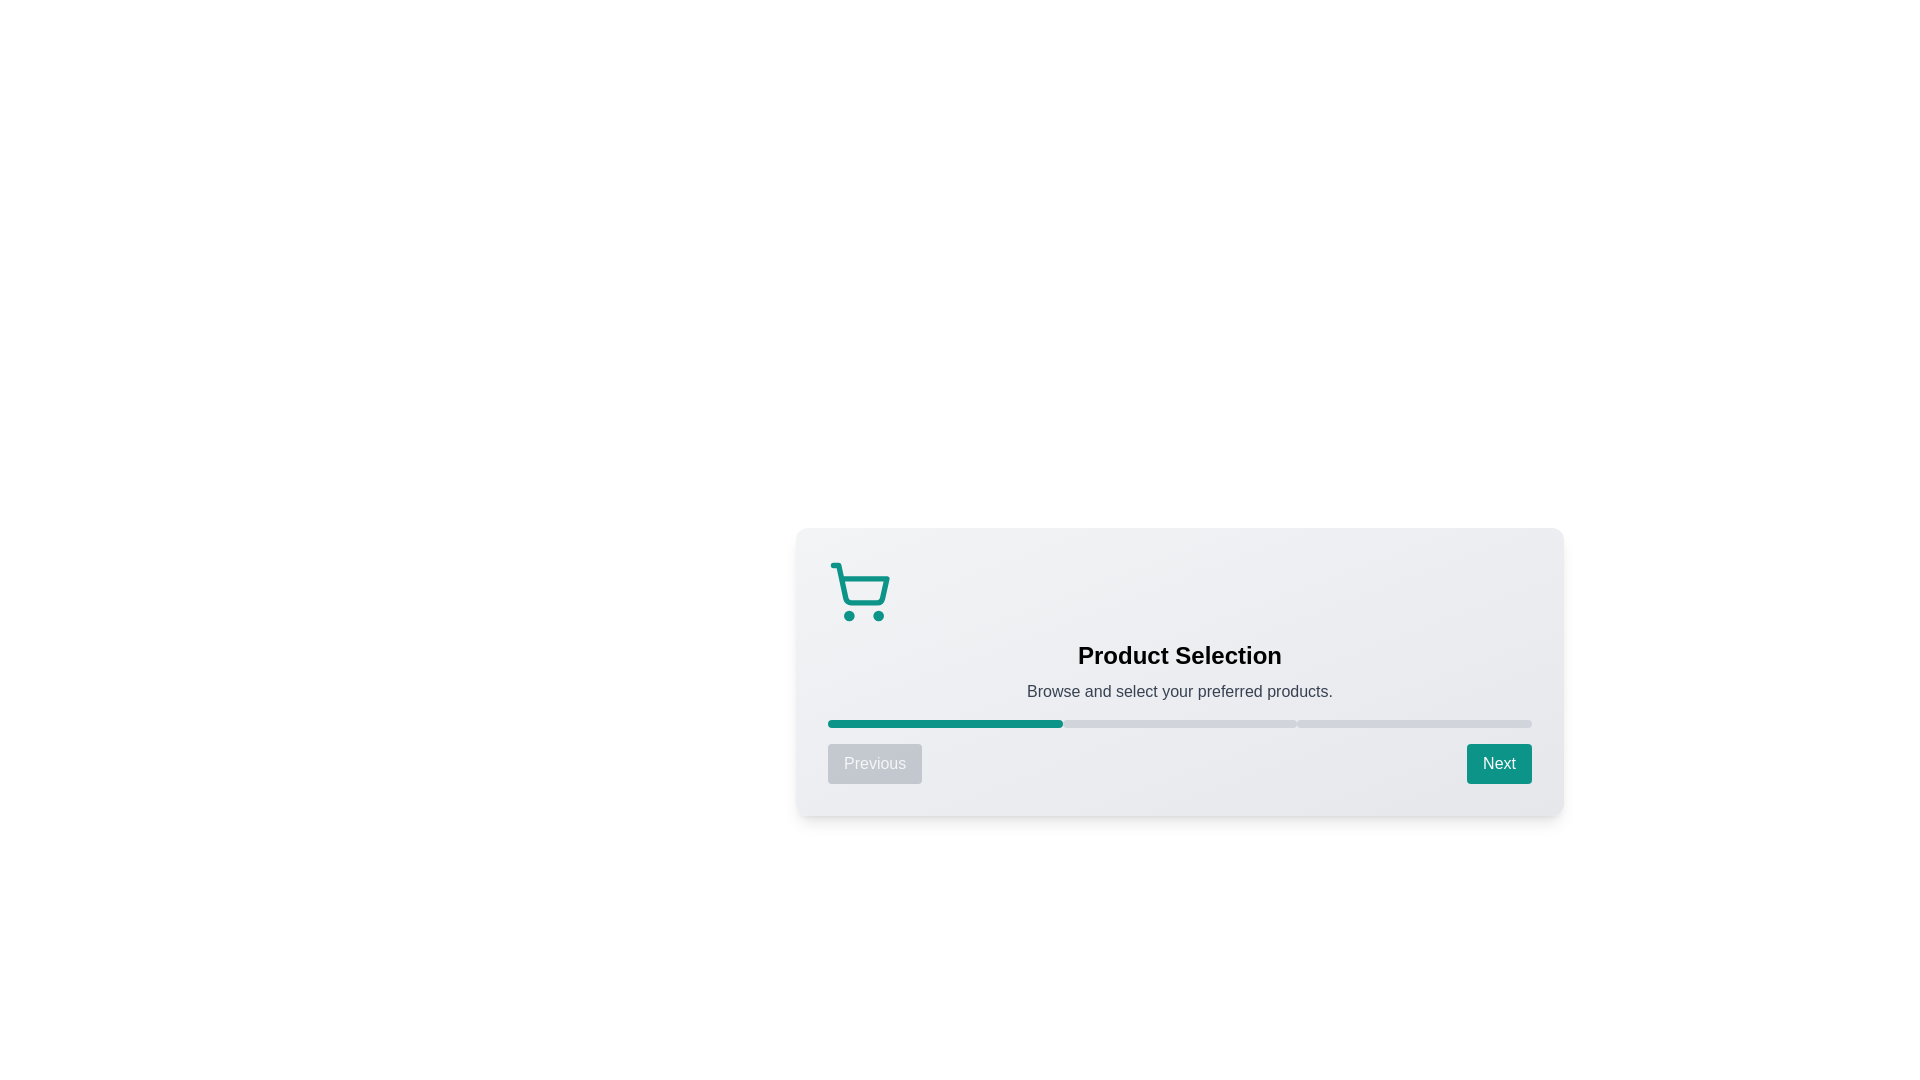 The width and height of the screenshot is (1920, 1080). I want to click on the text 'Product Selection' to select it, so click(1180, 655).